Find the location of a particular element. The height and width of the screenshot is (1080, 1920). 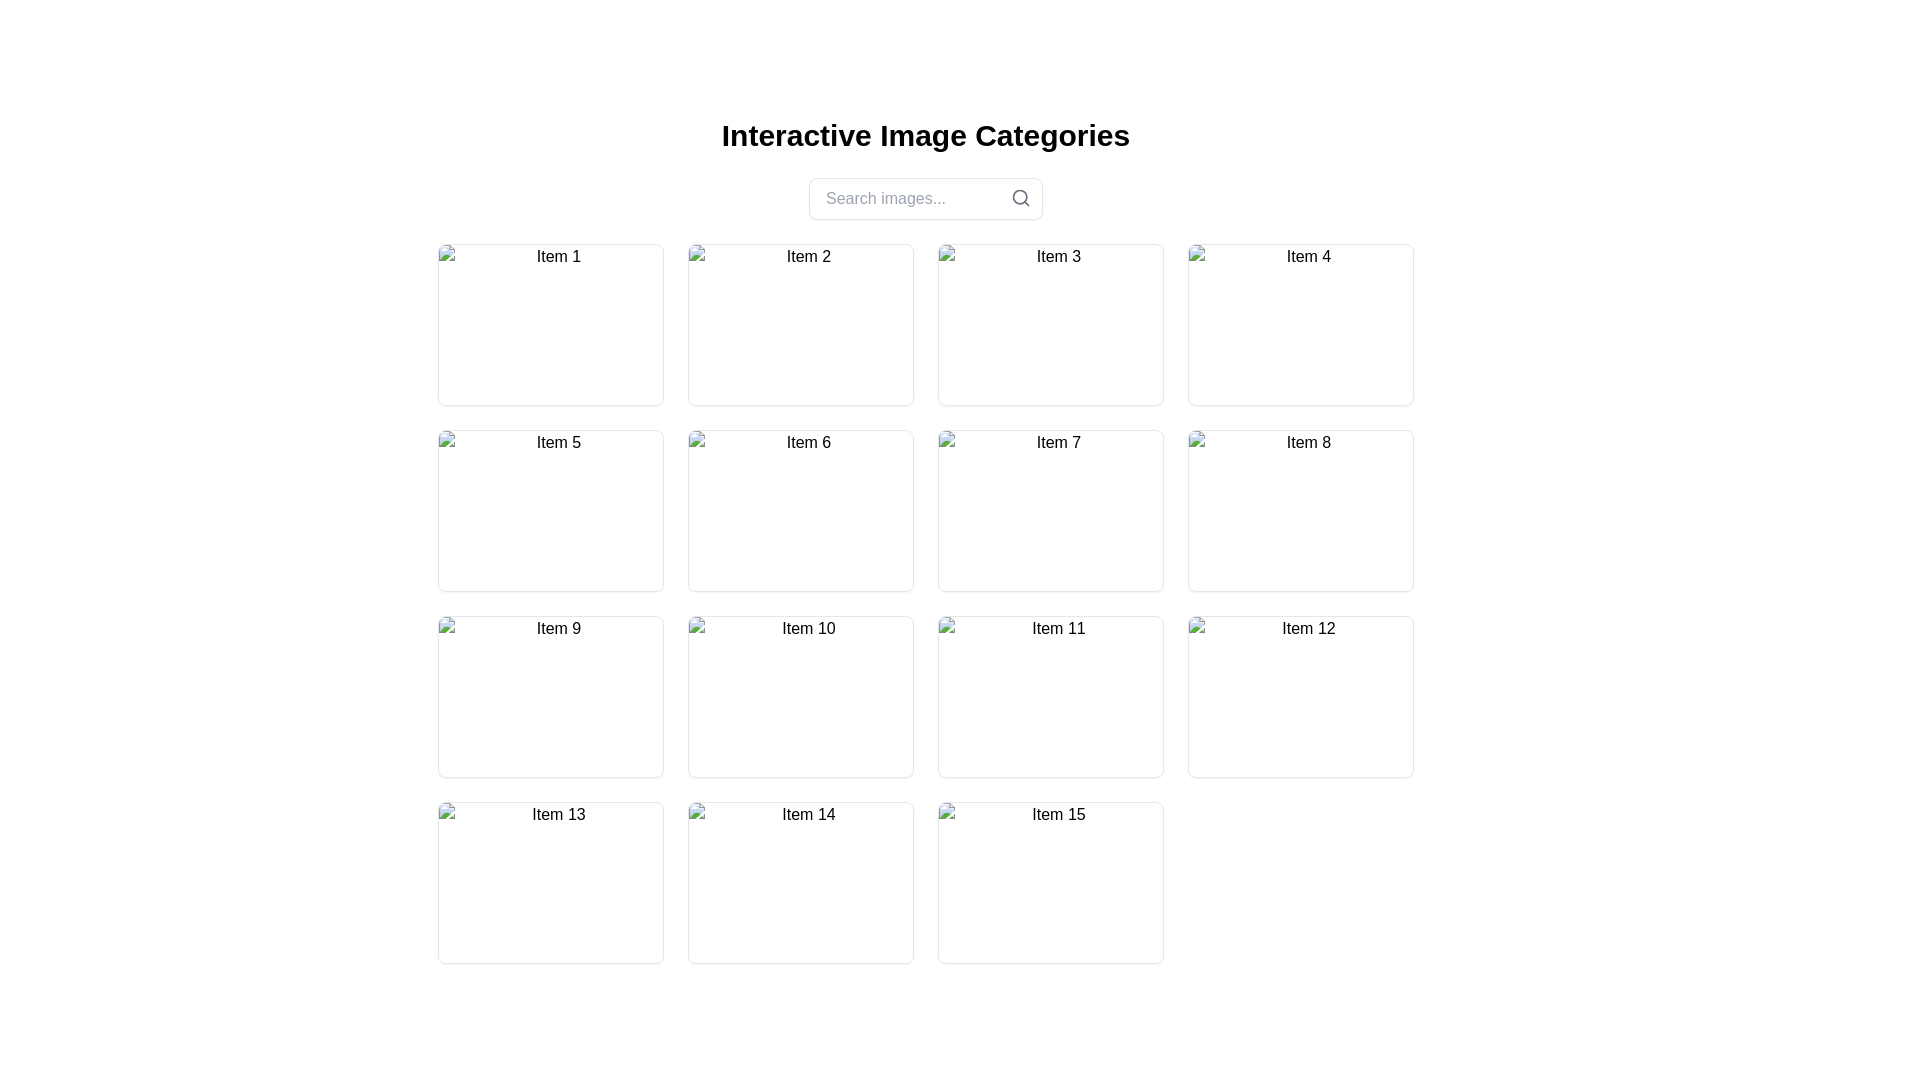

the image displaying 'Item 1' is located at coordinates (551, 323).